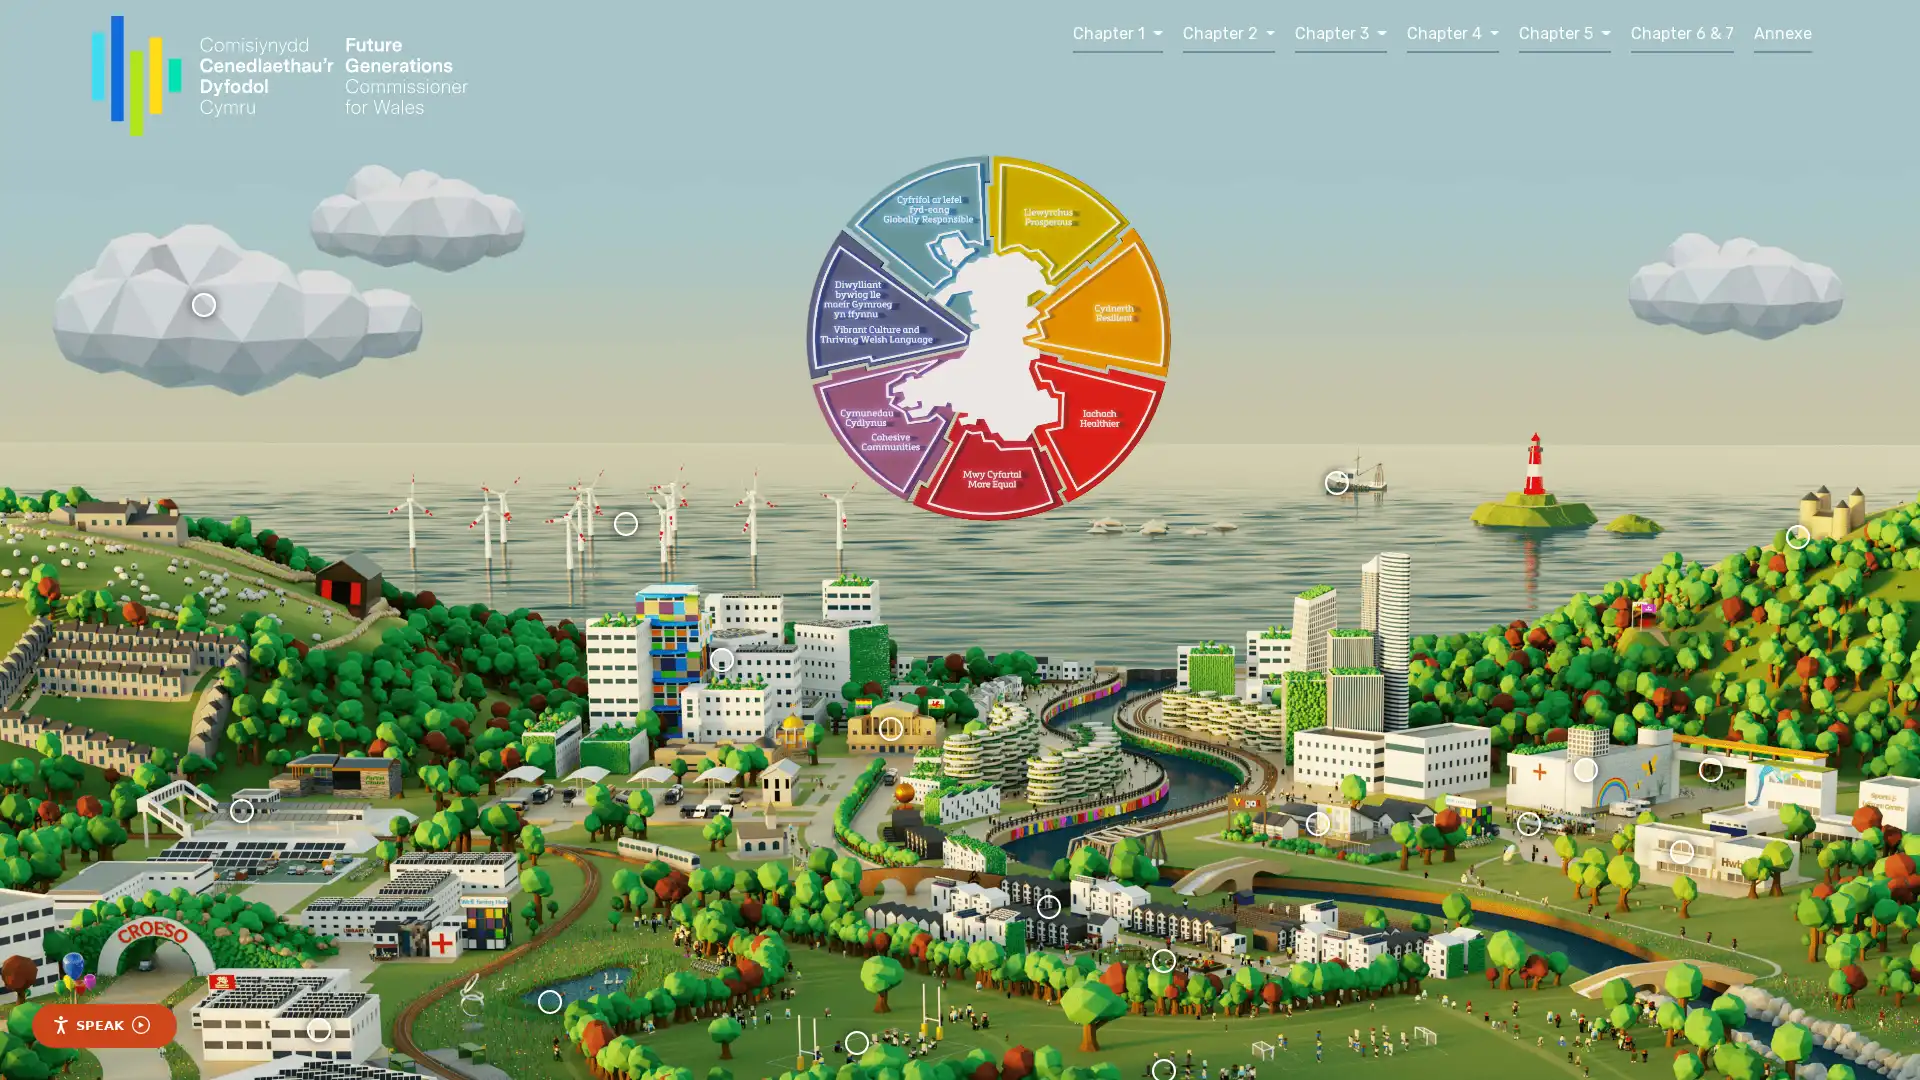 This screenshot has width=1920, height=1080. I want to click on Listen with the ReachDeck Toolbar, so click(103, 1026).